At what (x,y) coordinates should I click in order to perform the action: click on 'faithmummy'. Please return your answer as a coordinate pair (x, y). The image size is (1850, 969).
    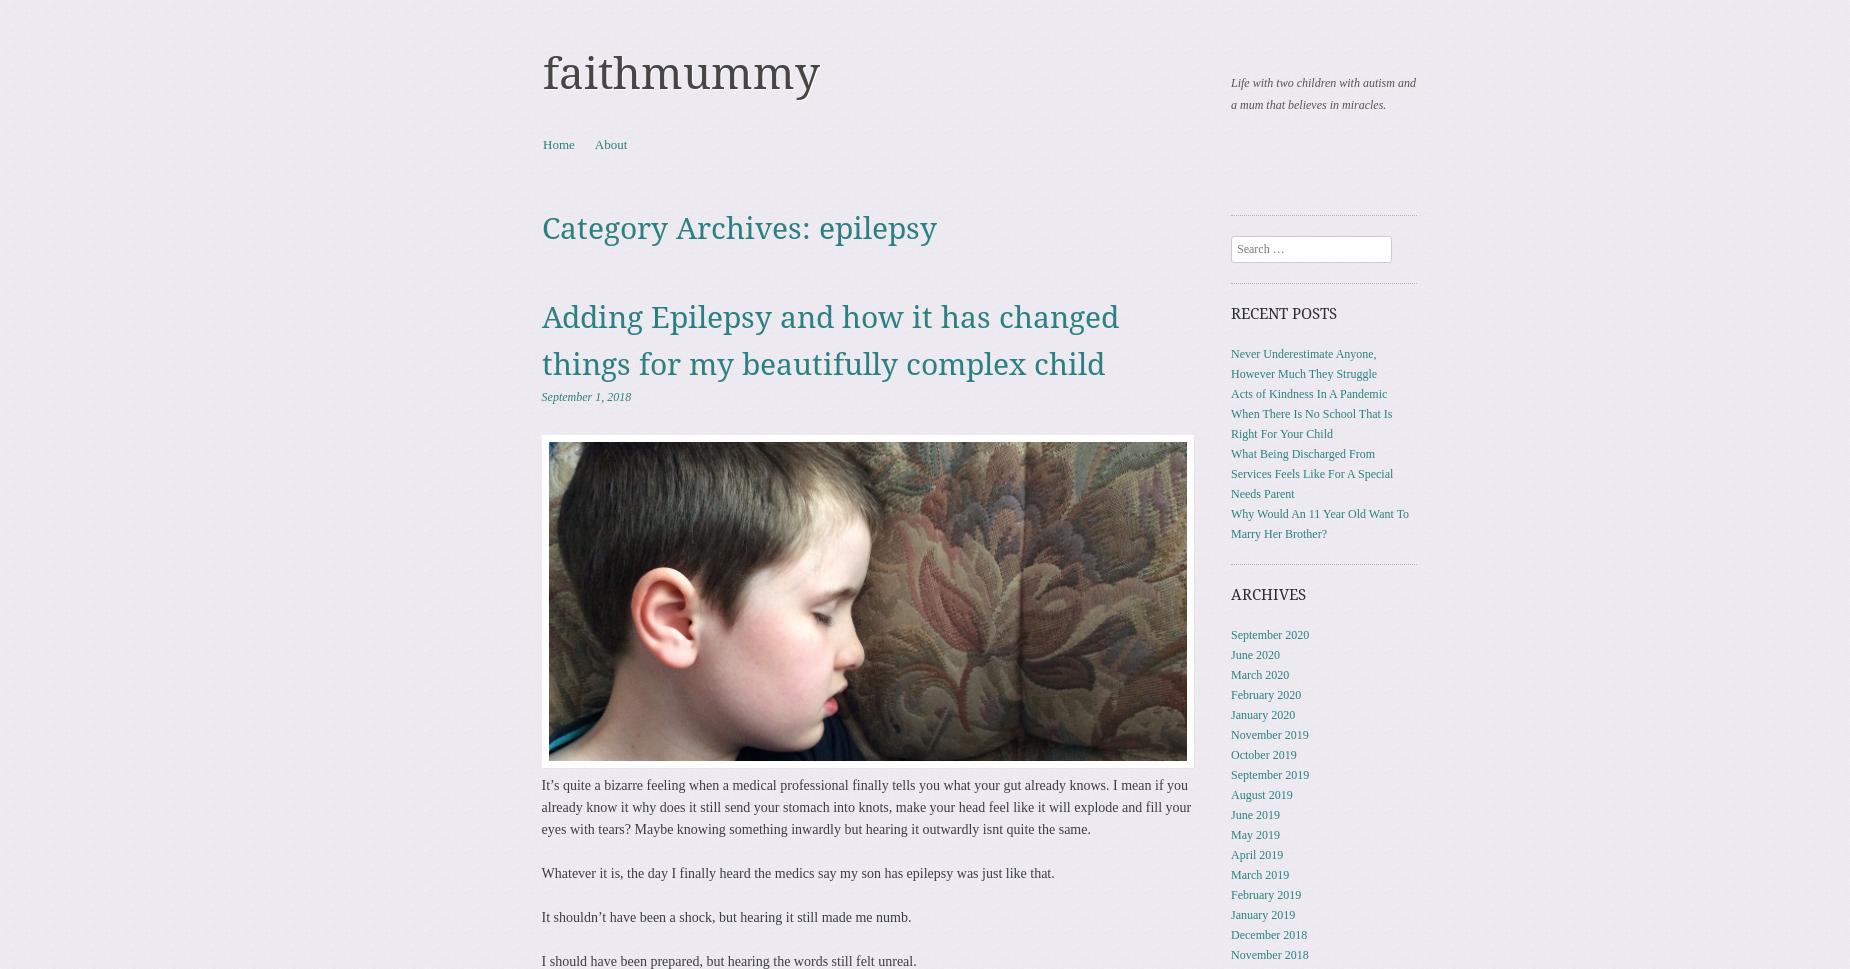
    Looking at the image, I should click on (681, 73).